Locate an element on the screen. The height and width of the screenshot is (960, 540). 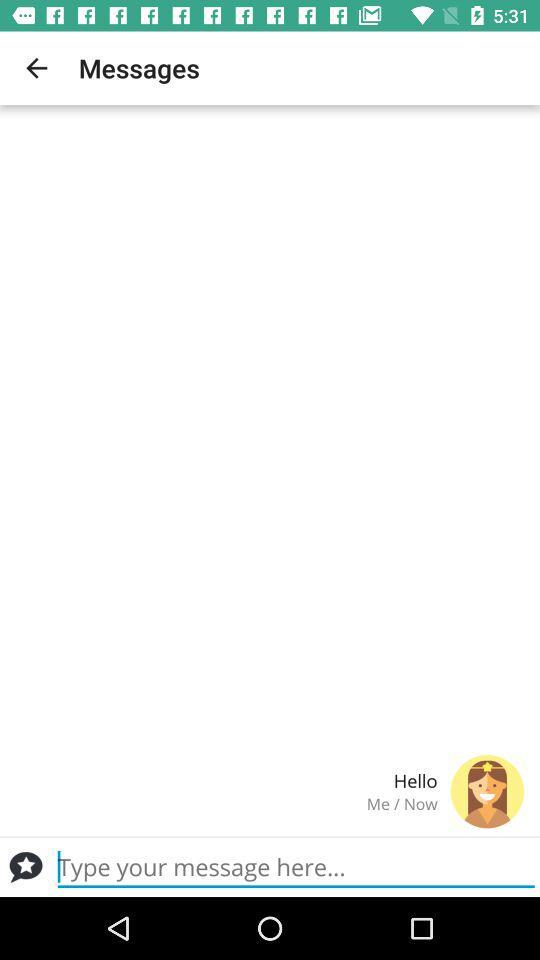
the me / now item is located at coordinates (225, 803).